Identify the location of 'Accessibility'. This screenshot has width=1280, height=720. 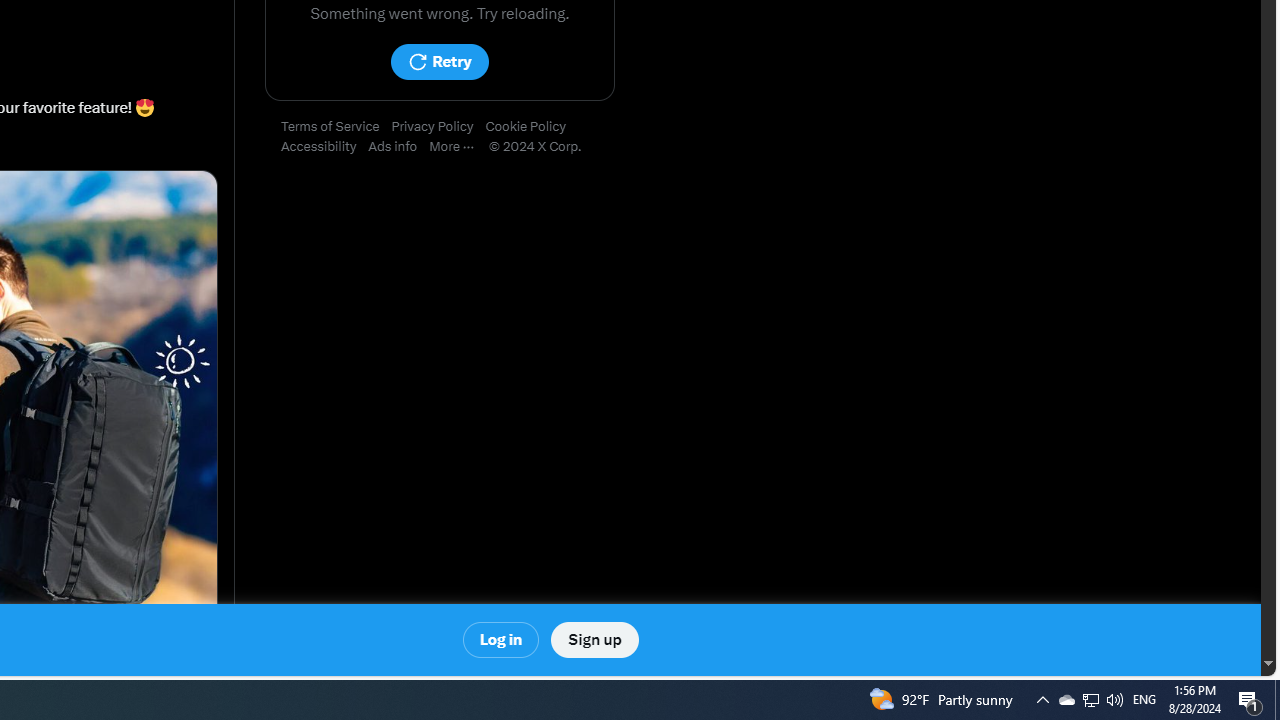
(325, 146).